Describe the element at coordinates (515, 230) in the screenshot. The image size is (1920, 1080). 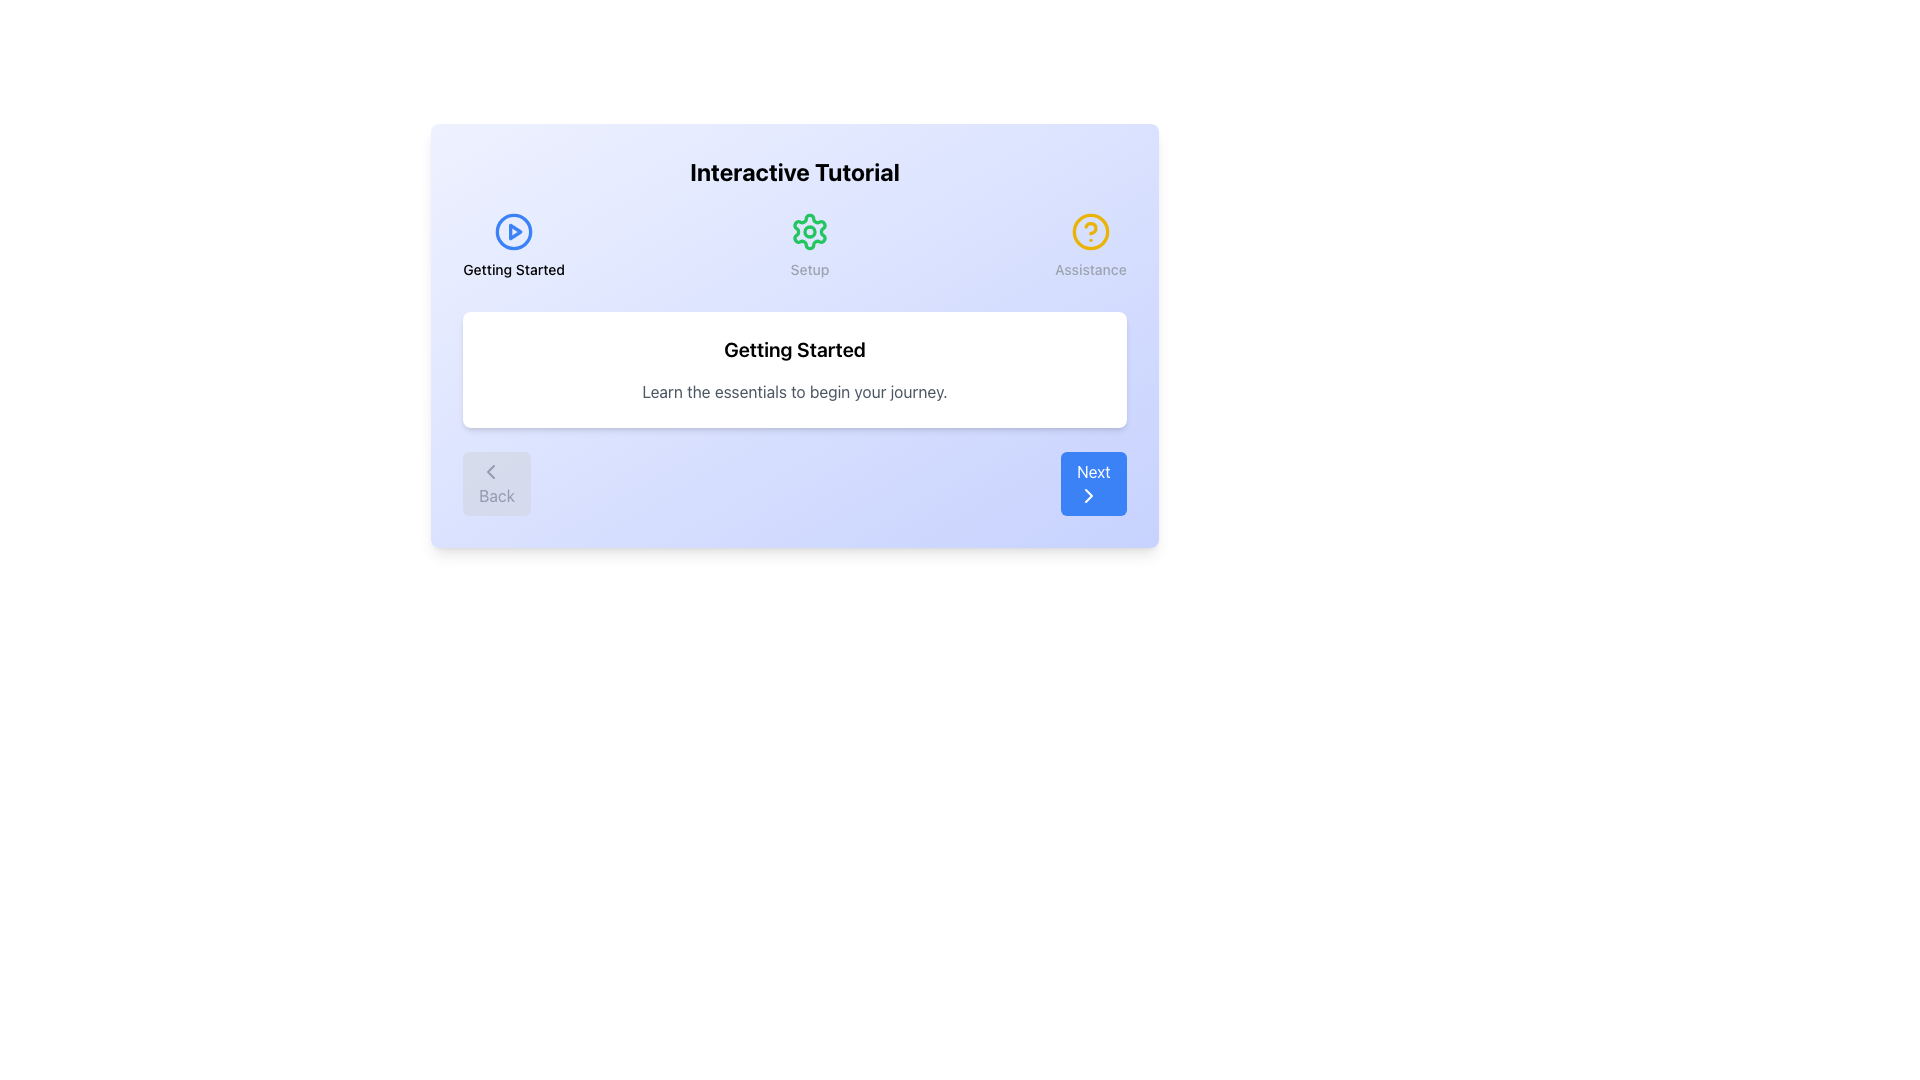
I see `on the blue play icon, which is a triangular shape inside a circular border located on the leftmost side of the three icons at the top of the panel` at that location.